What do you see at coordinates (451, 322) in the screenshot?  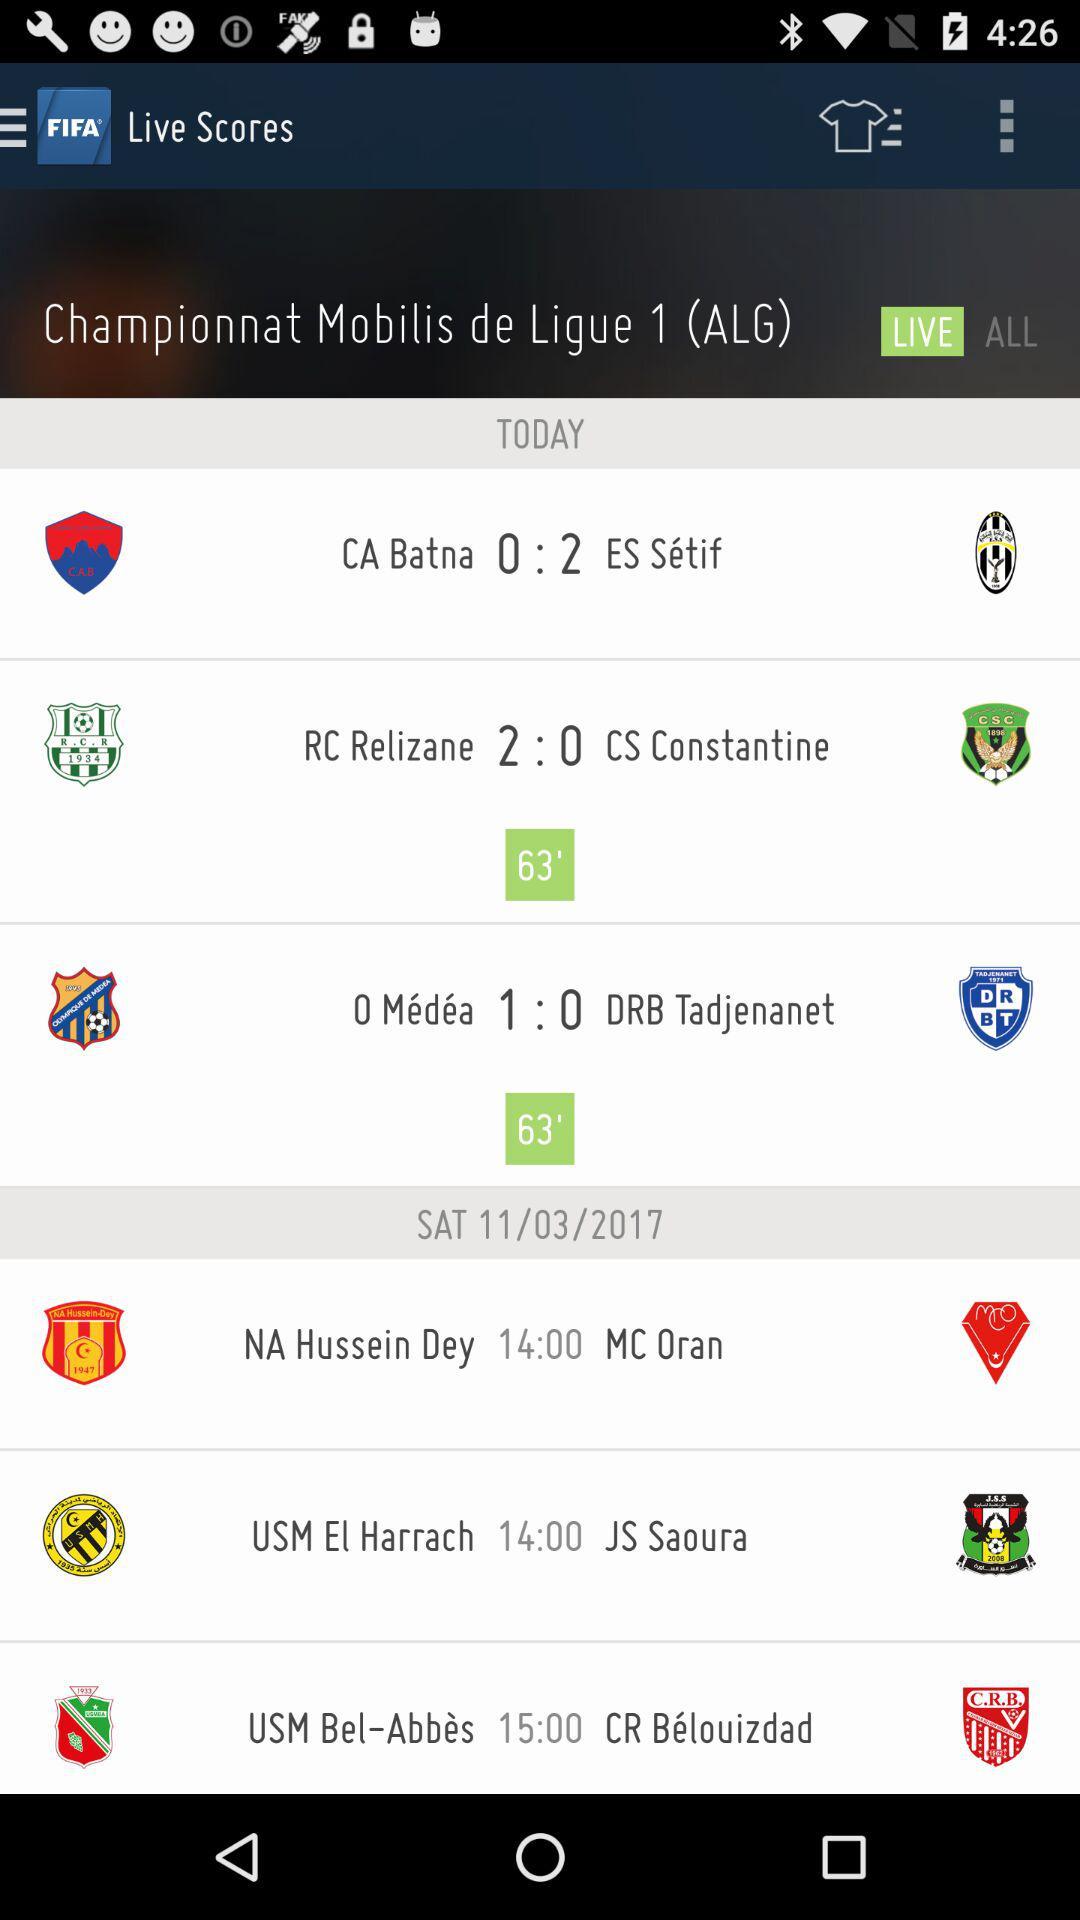 I see `the championnat mobilis de item` at bounding box center [451, 322].